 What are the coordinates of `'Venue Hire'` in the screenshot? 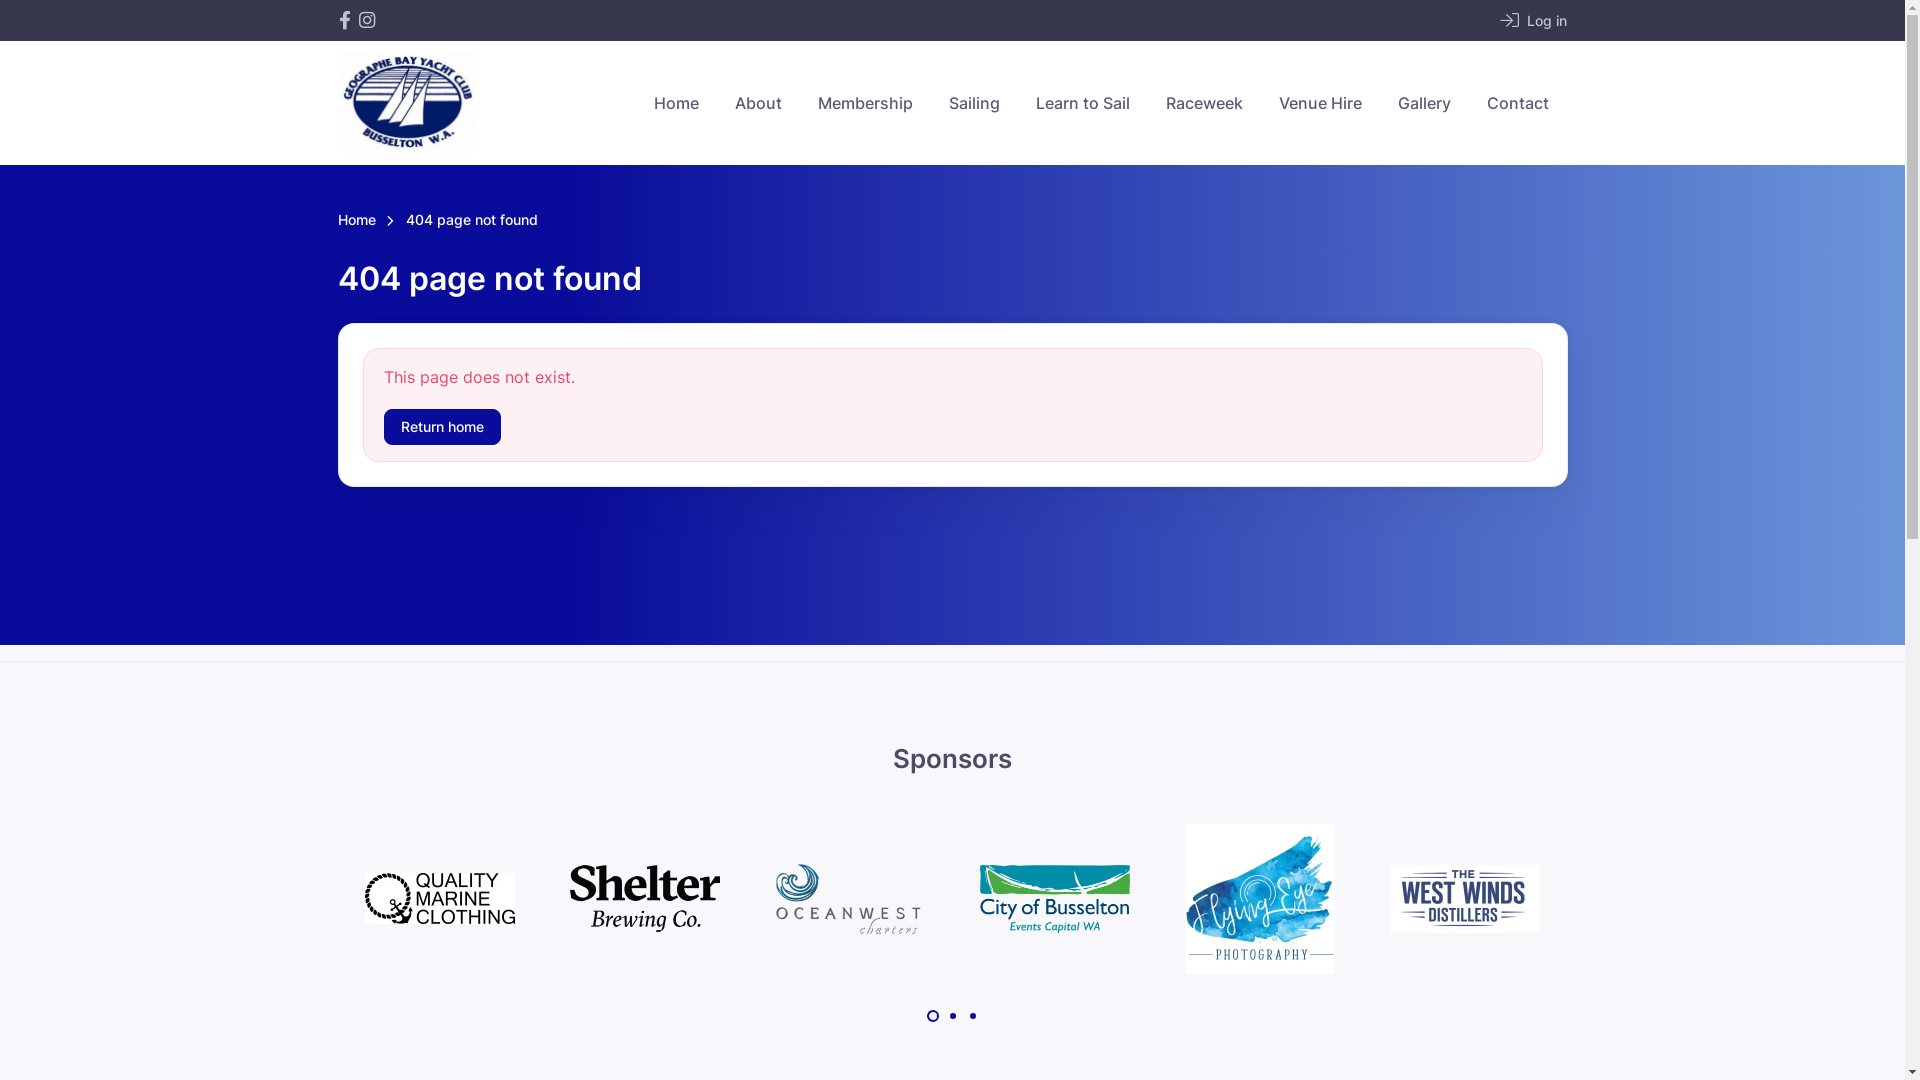 It's located at (1258, 103).